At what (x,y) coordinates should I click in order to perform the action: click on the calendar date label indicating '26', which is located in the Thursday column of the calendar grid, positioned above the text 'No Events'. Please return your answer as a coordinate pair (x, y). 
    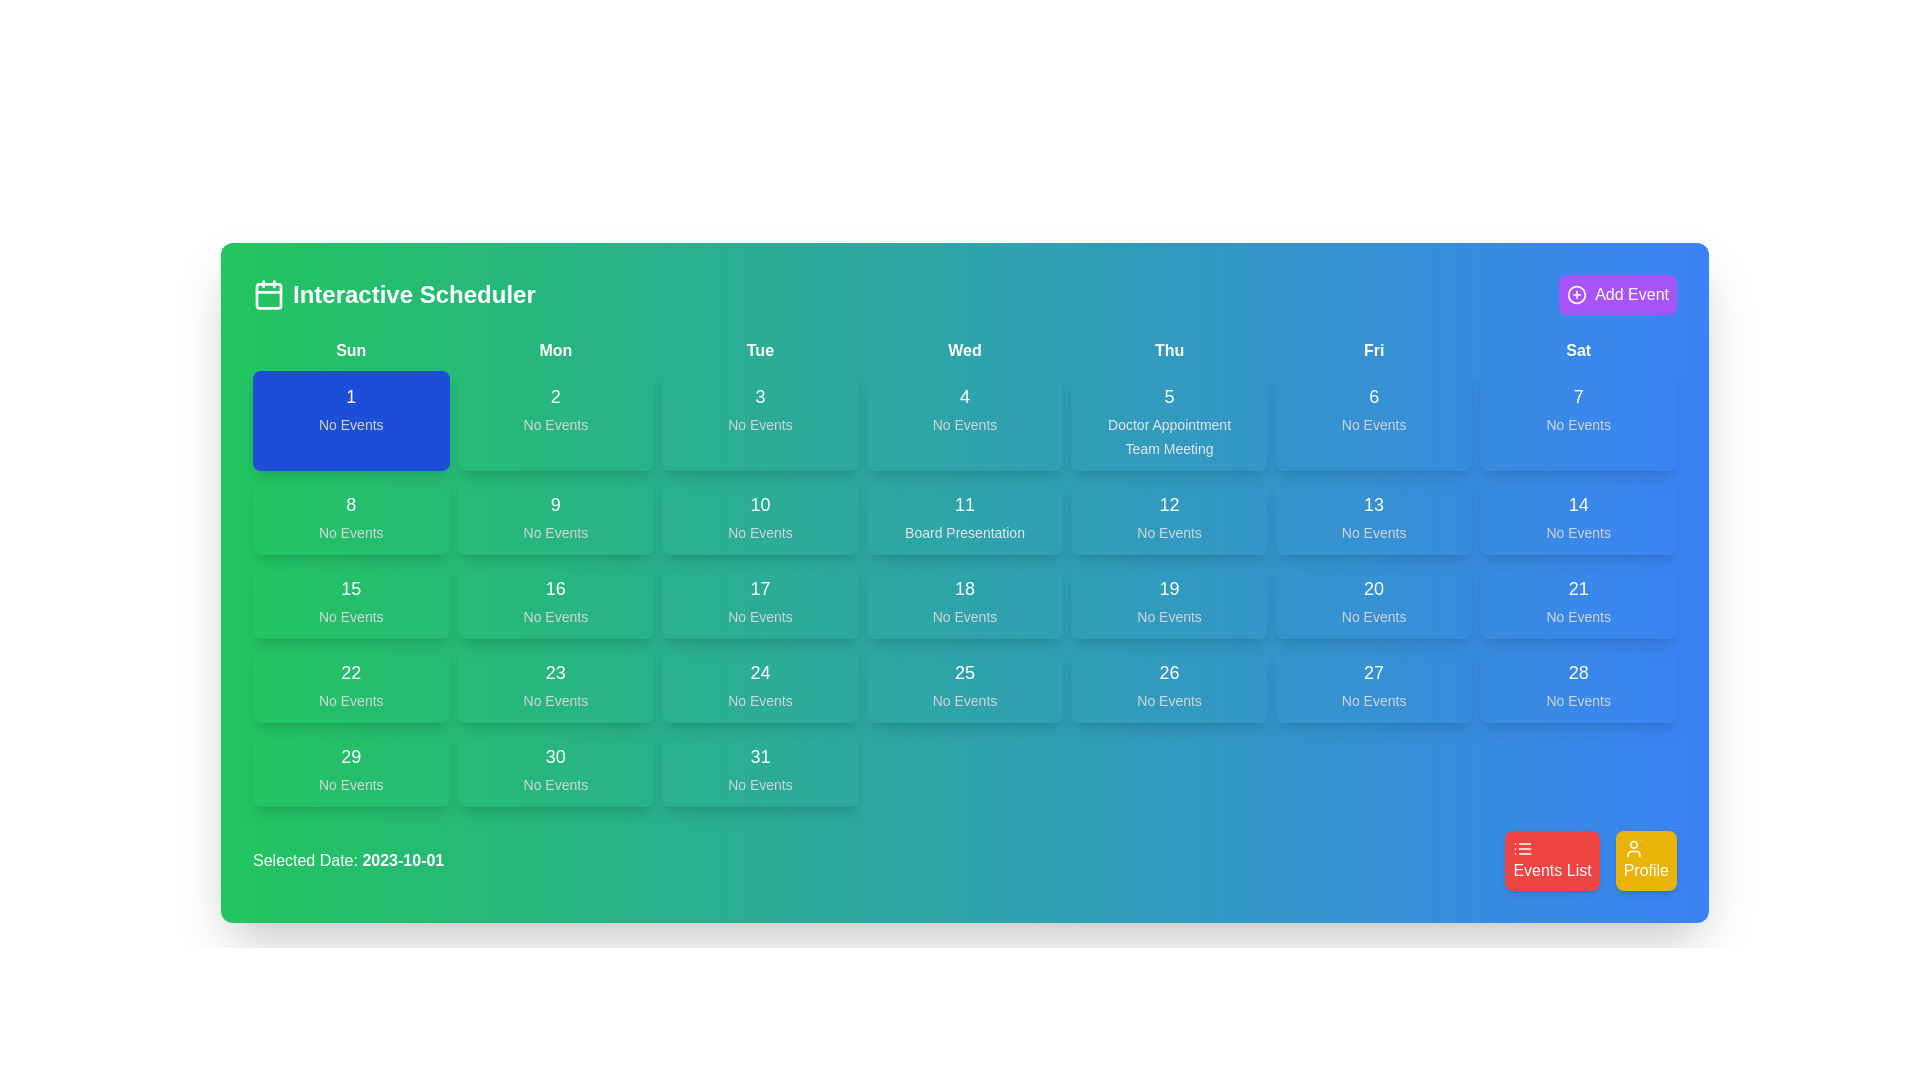
    Looking at the image, I should click on (1169, 672).